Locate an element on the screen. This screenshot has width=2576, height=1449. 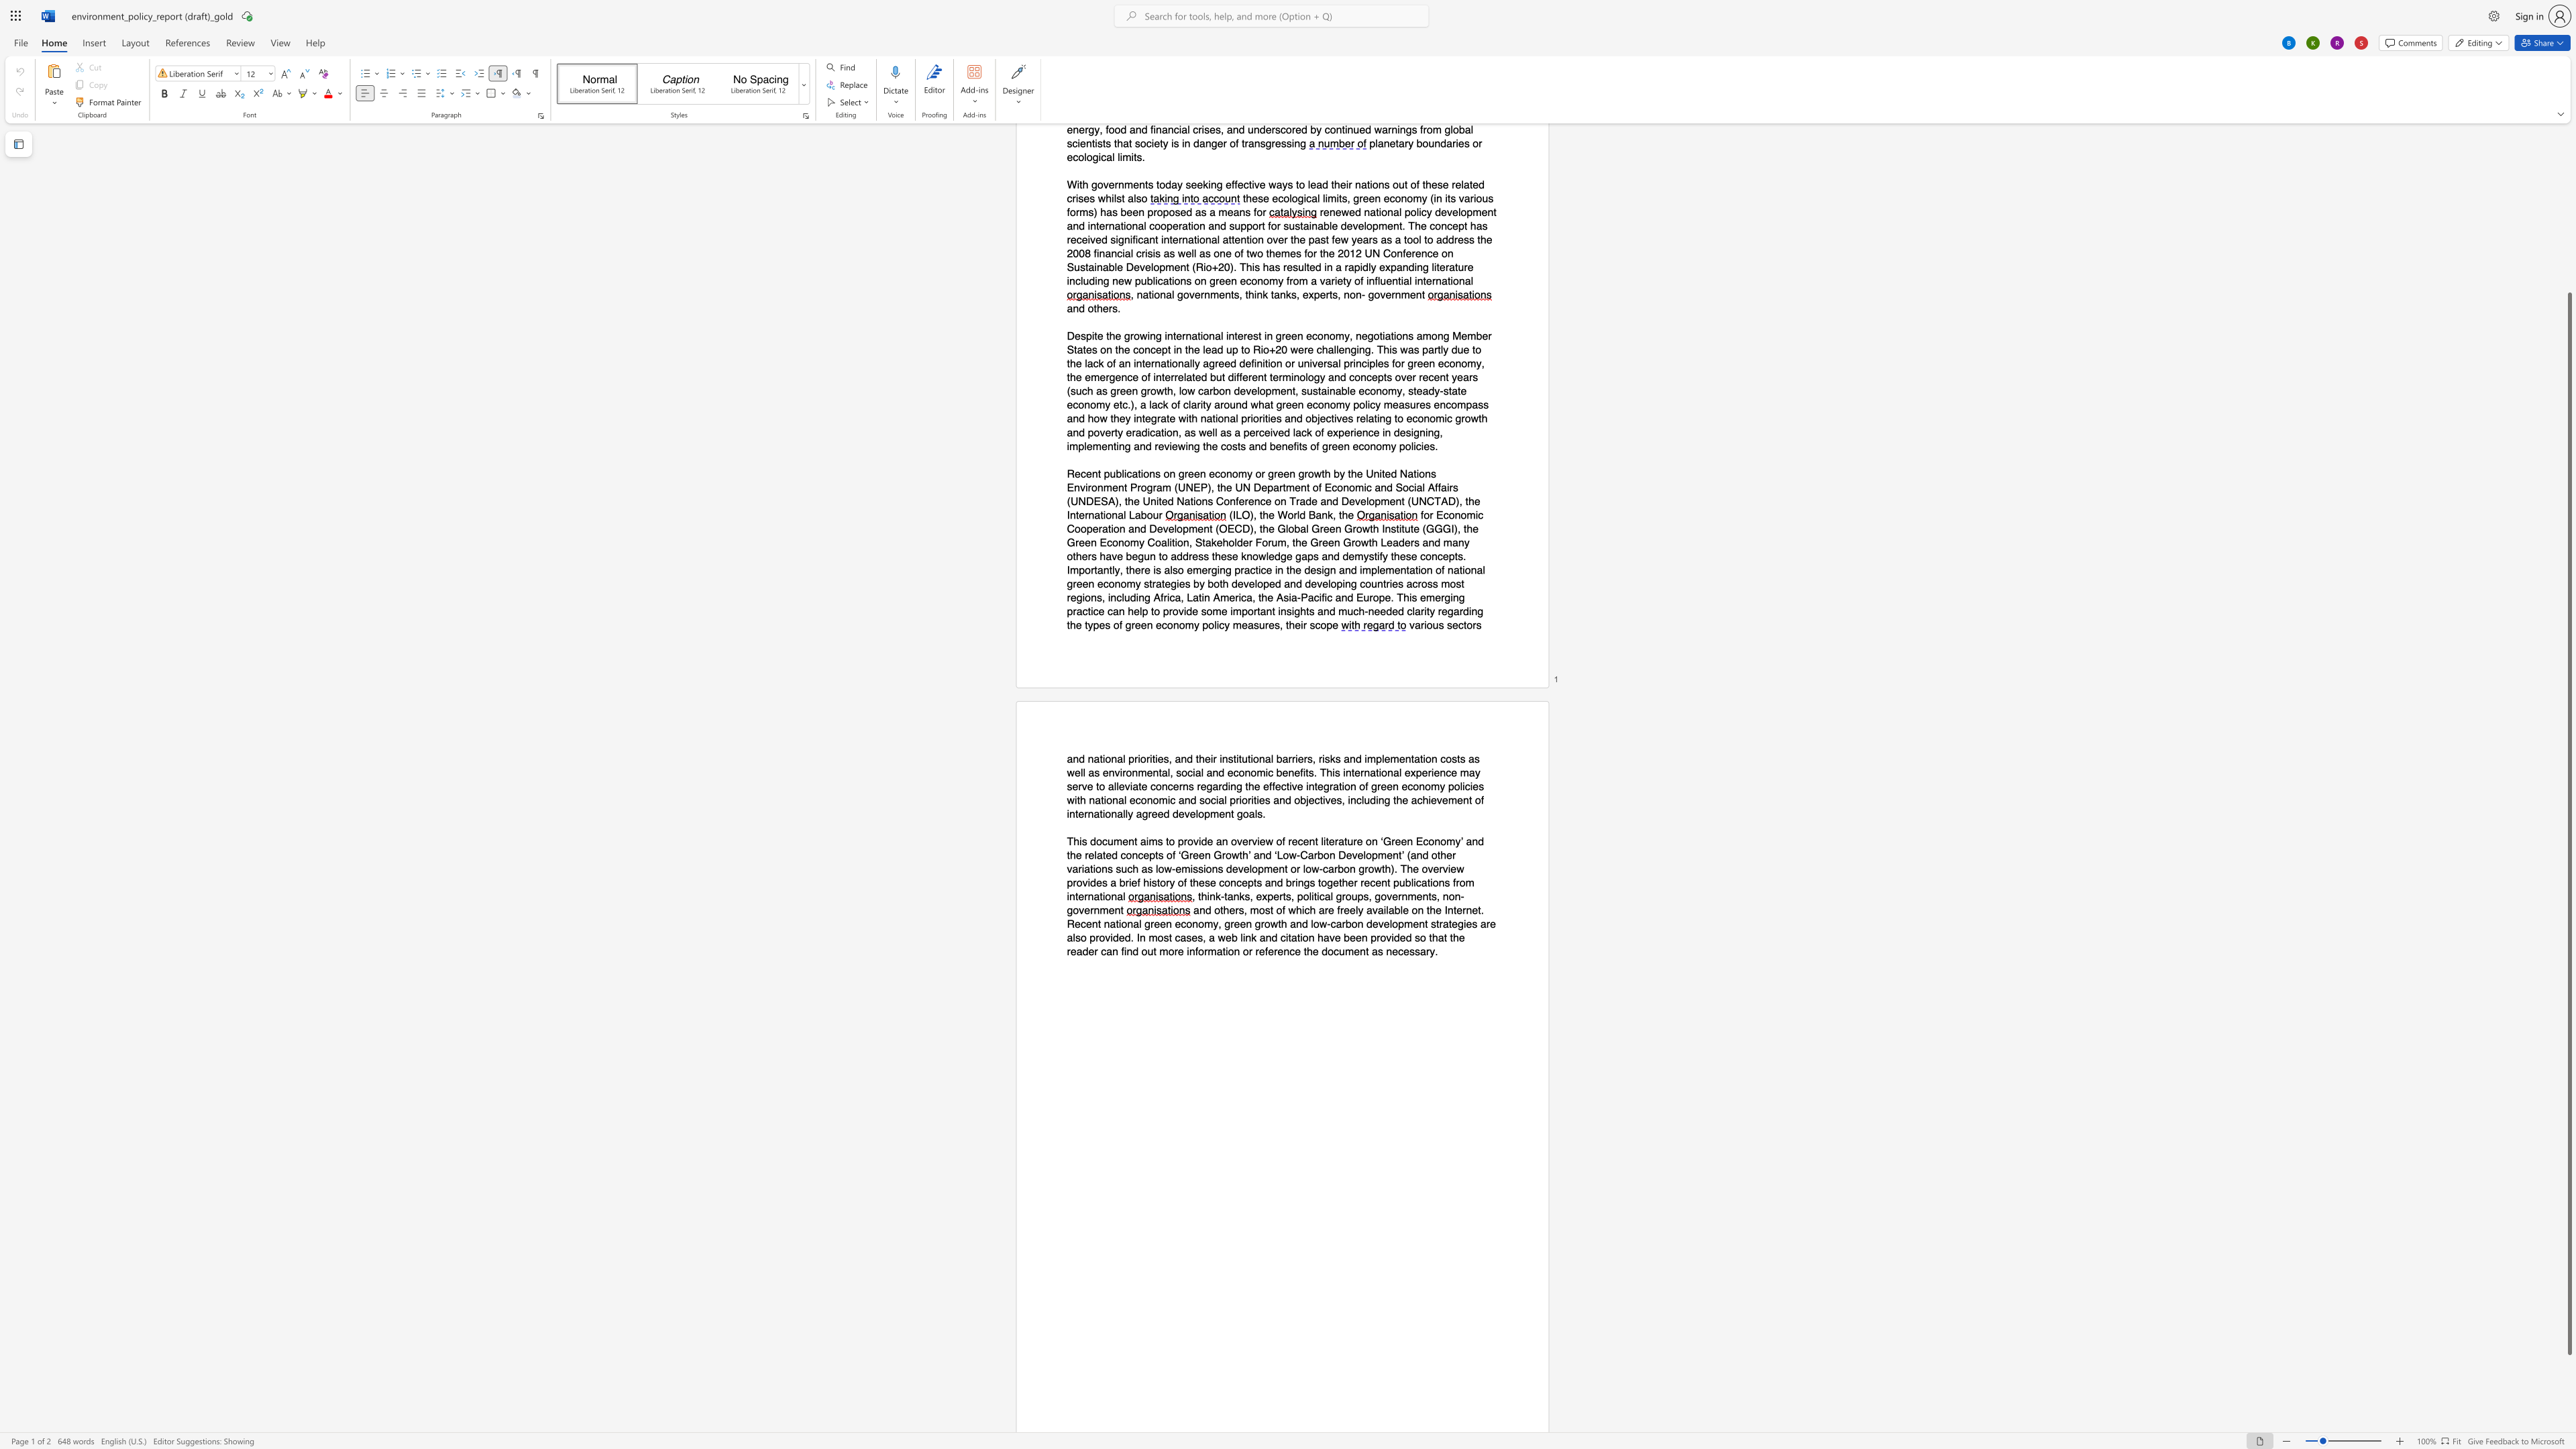
the scrollbar to slide the page up is located at coordinates (2568, 254).